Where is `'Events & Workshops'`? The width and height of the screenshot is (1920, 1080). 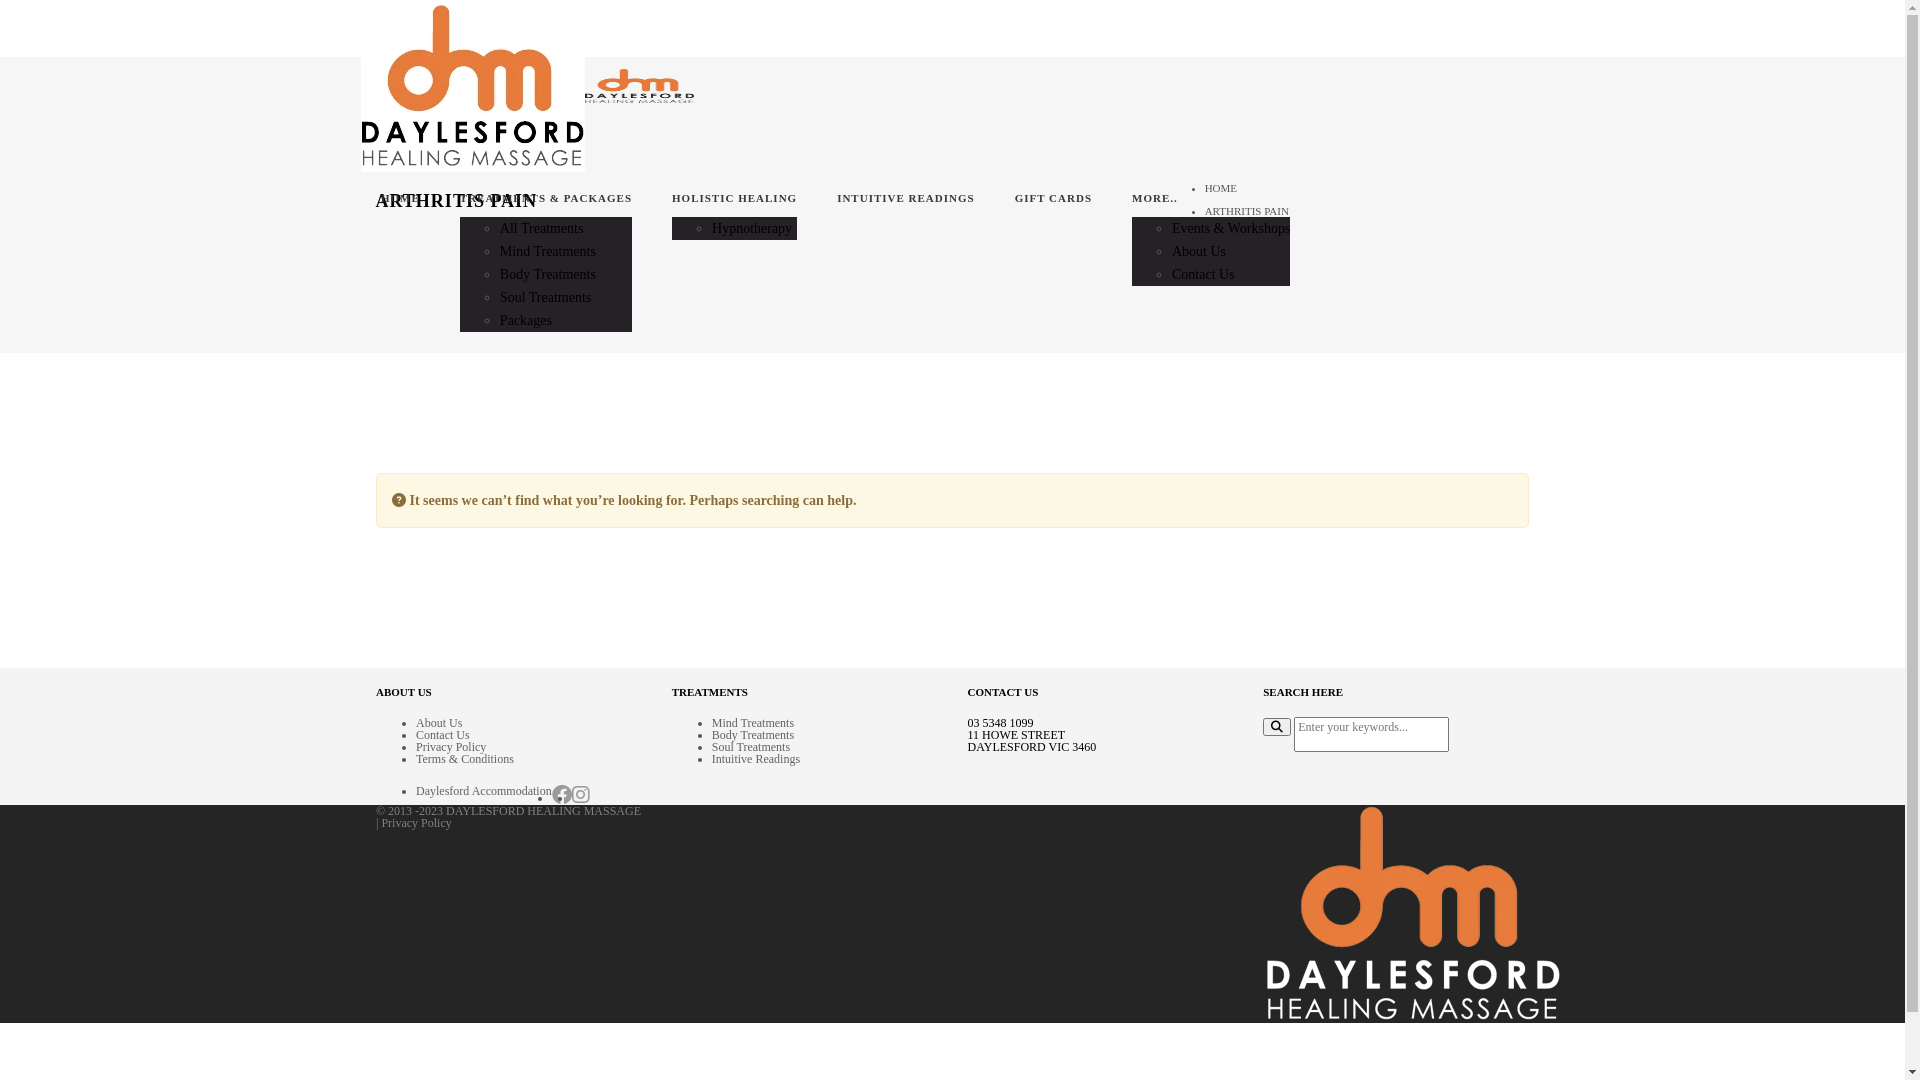 'Events & Workshops' is located at coordinates (1229, 227).